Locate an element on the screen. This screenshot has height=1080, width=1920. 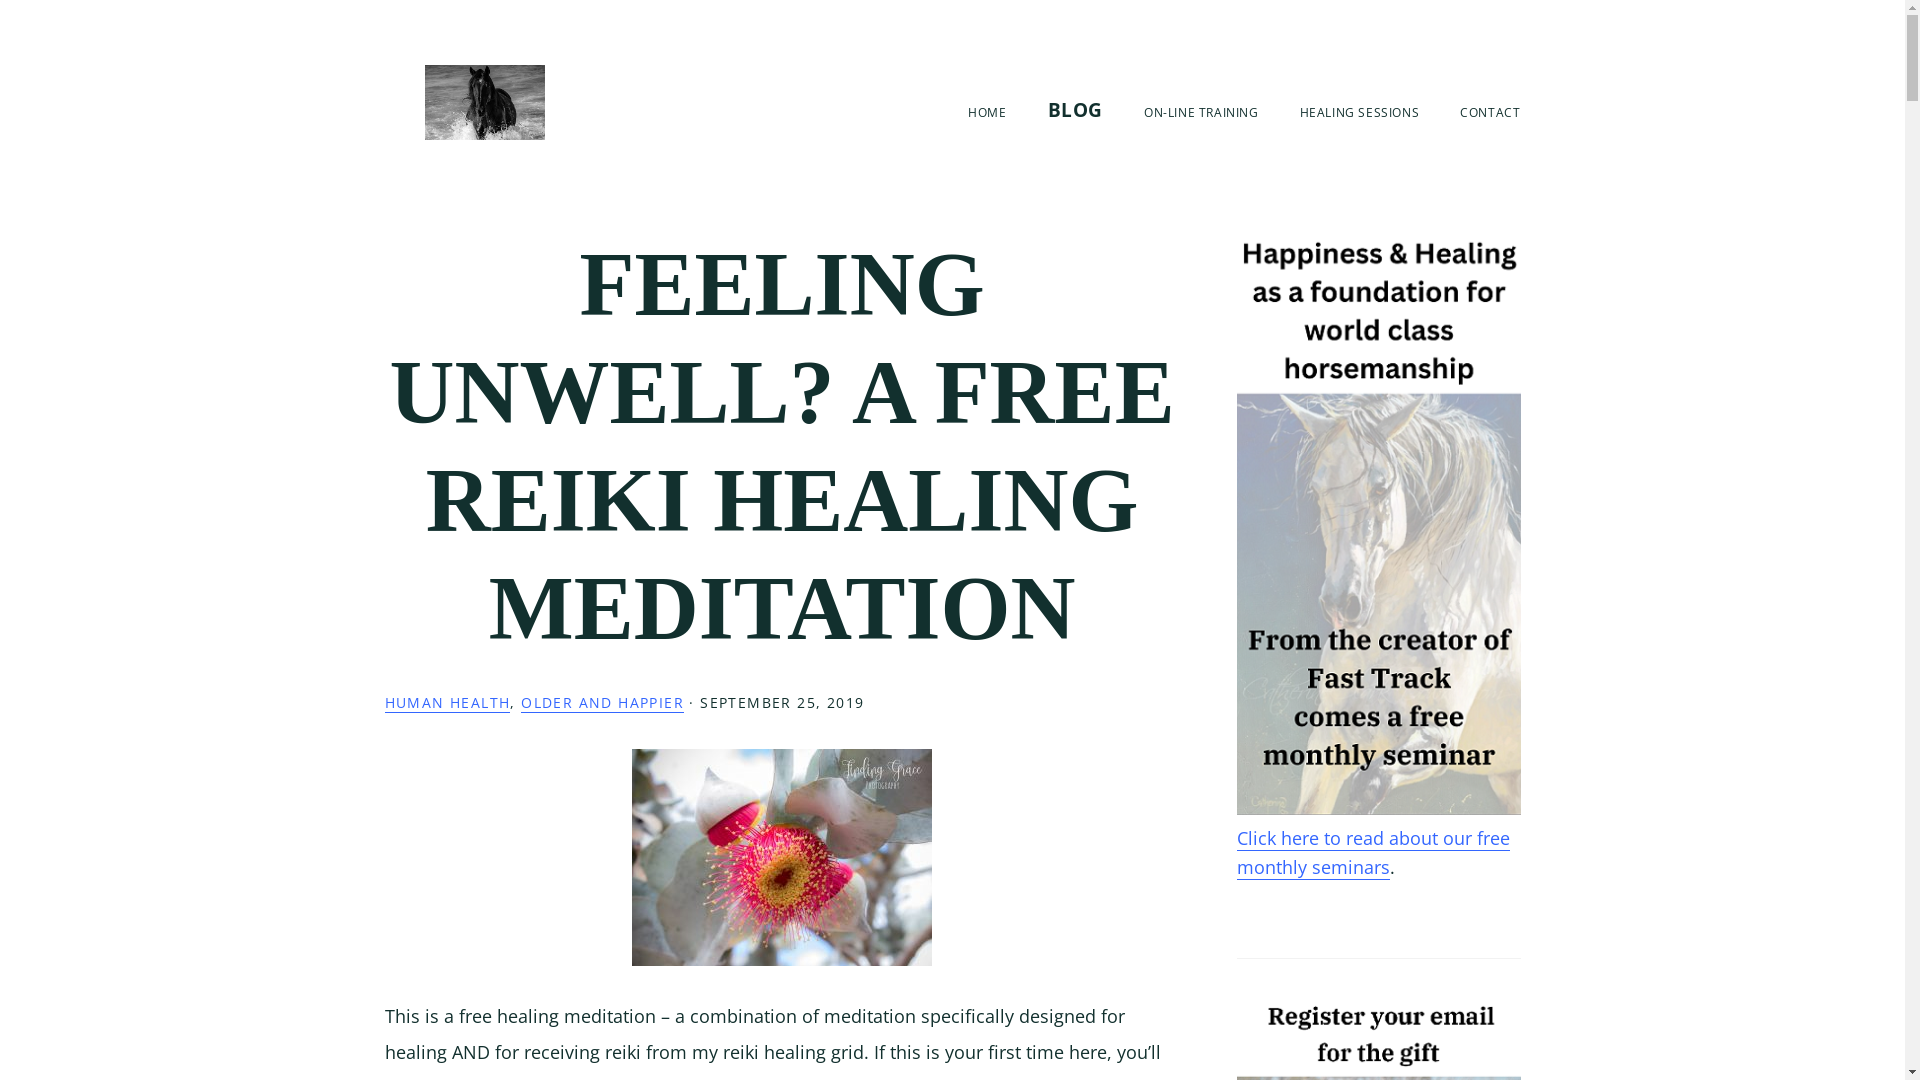
'BLOG' is located at coordinates (1074, 110).